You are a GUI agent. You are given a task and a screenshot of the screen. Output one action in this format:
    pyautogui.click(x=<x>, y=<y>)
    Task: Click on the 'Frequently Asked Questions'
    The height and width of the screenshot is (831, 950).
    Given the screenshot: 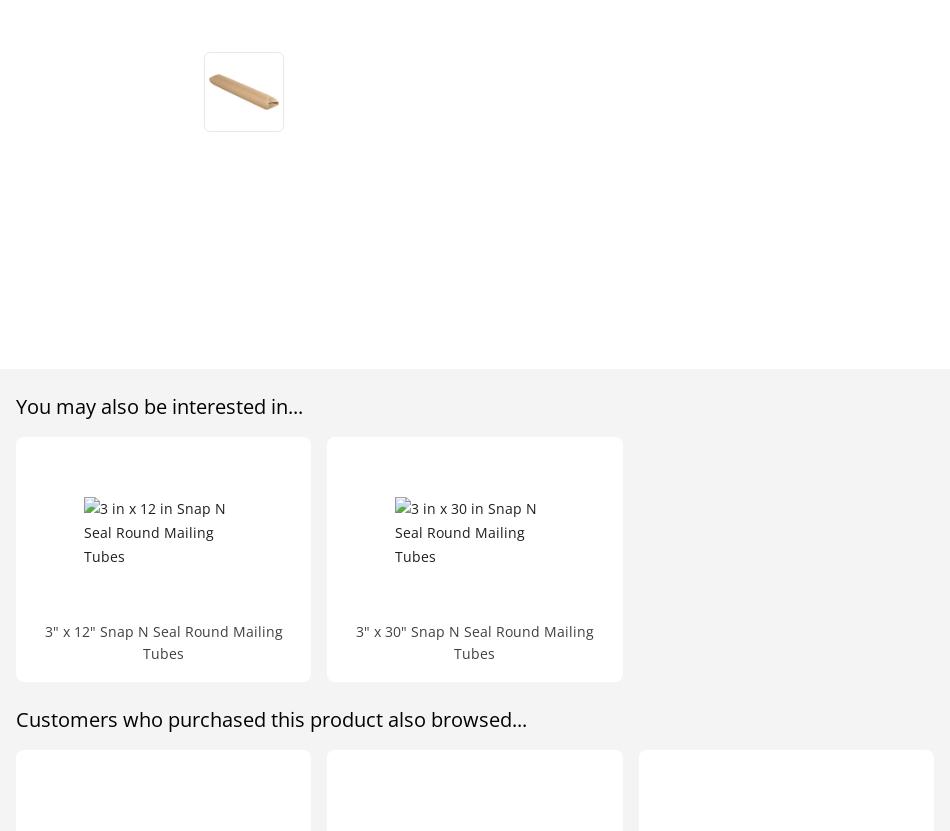 What is the action you would take?
    pyautogui.click(x=380, y=161)
    